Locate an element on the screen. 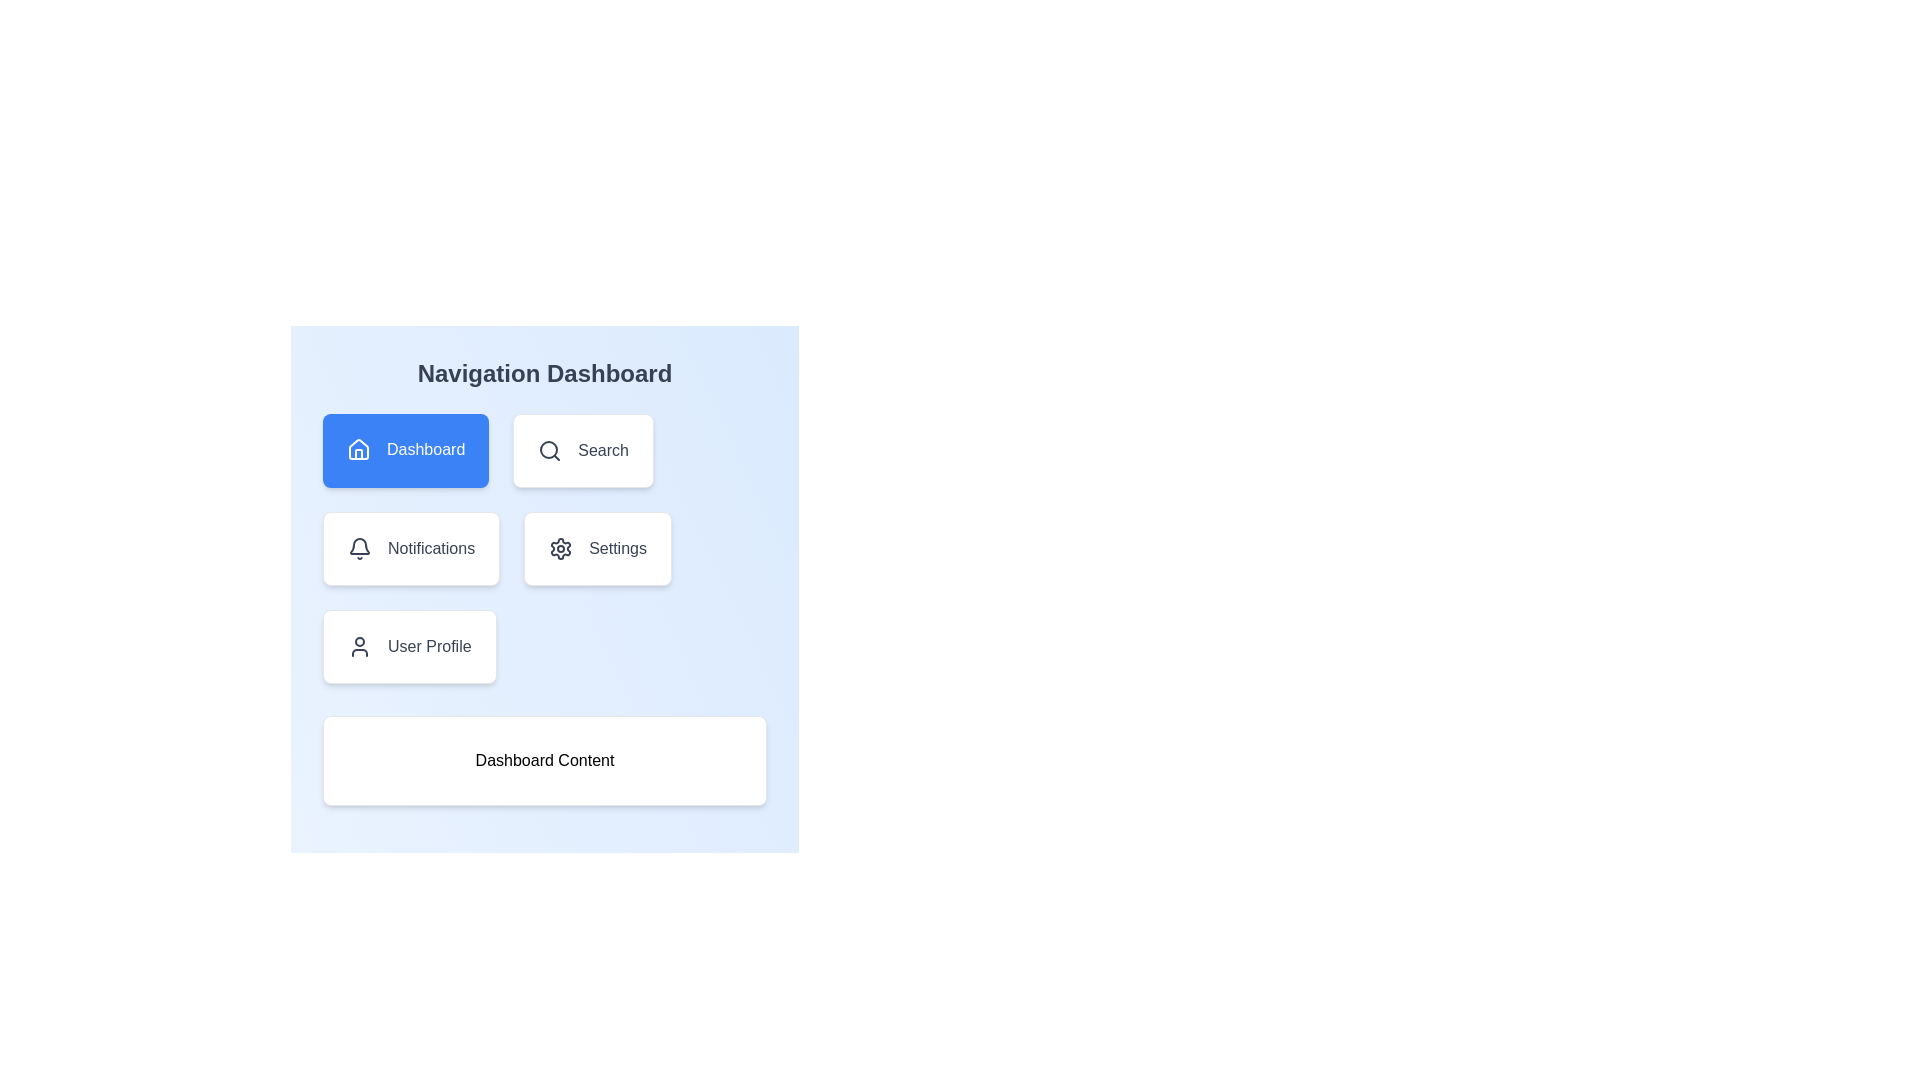 The height and width of the screenshot is (1080, 1920). the user profile icon located in the bottom-left section of the navigation panel, which represents the 'User Profile' functionality is located at coordinates (360, 647).